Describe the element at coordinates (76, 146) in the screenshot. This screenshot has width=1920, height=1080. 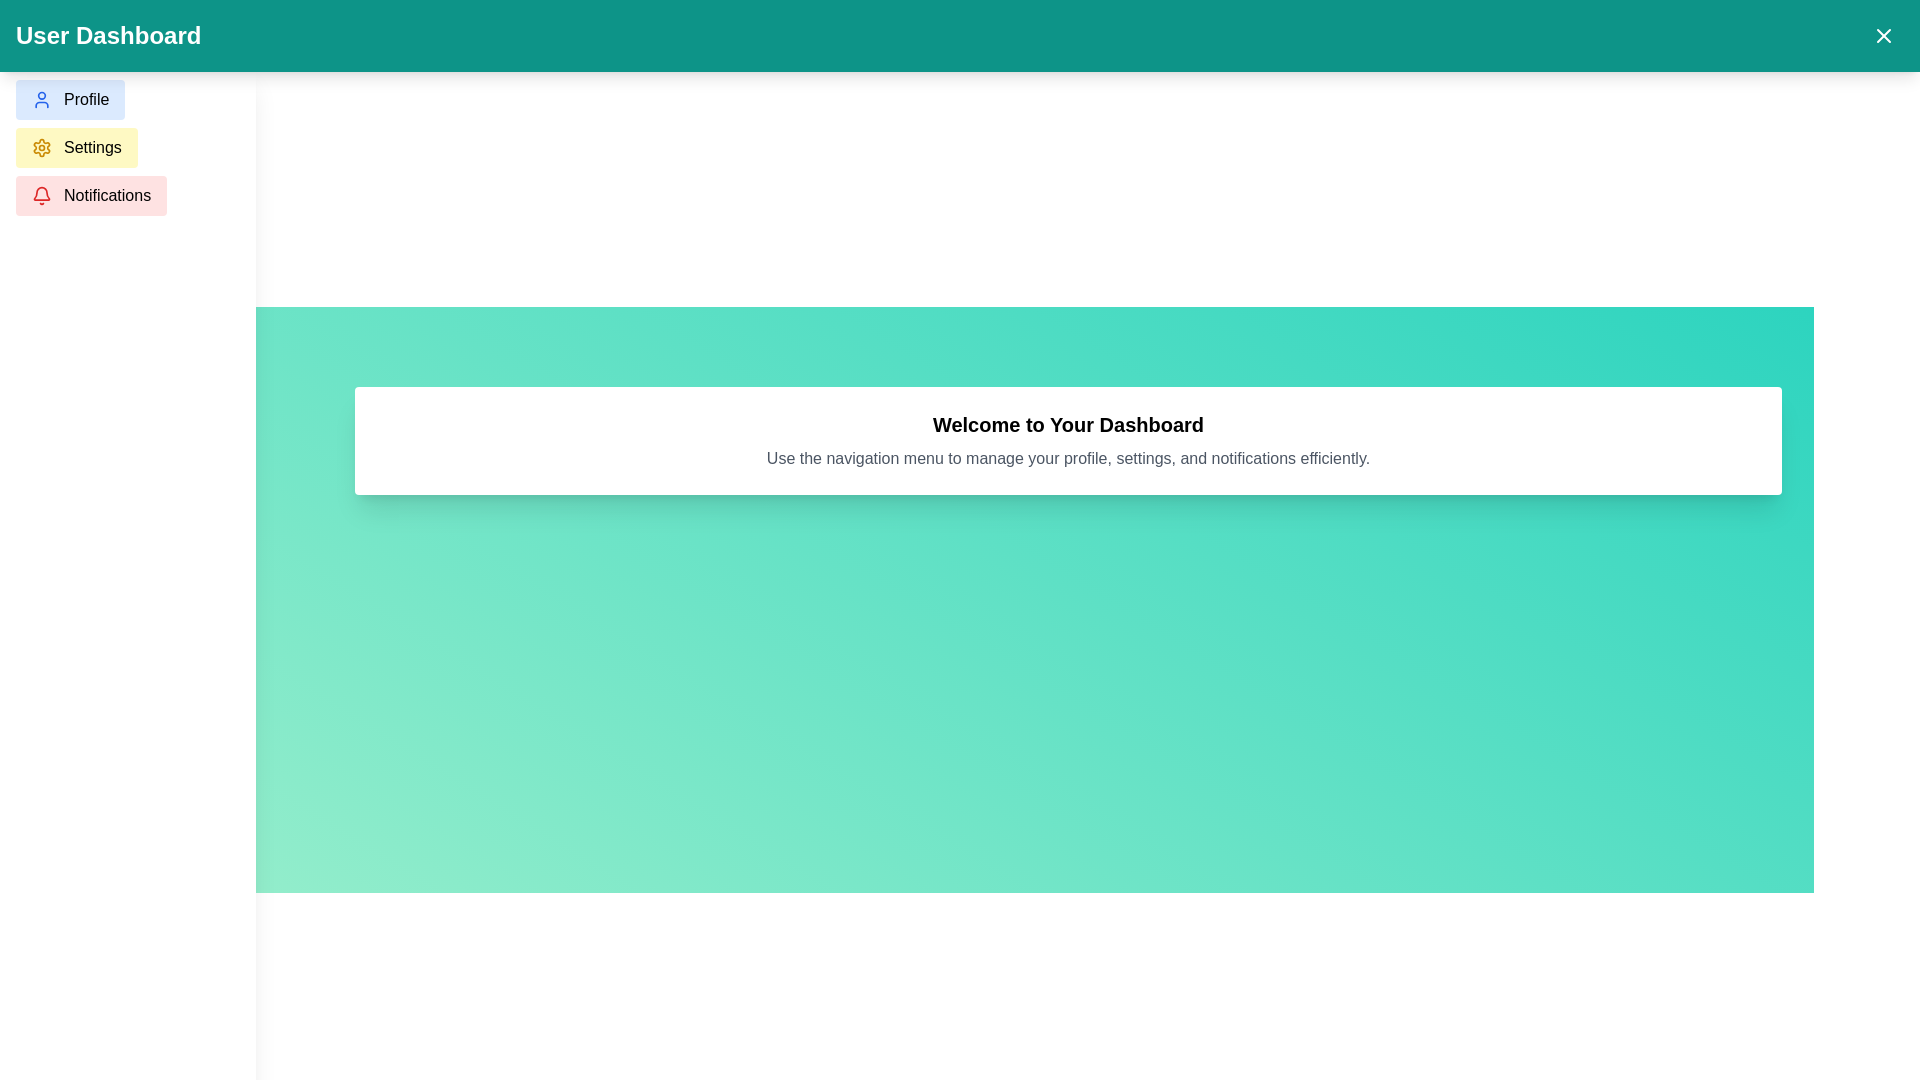
I see `the navigation button located below the 'Profile' button and above the 'Notifications' button` at that location.